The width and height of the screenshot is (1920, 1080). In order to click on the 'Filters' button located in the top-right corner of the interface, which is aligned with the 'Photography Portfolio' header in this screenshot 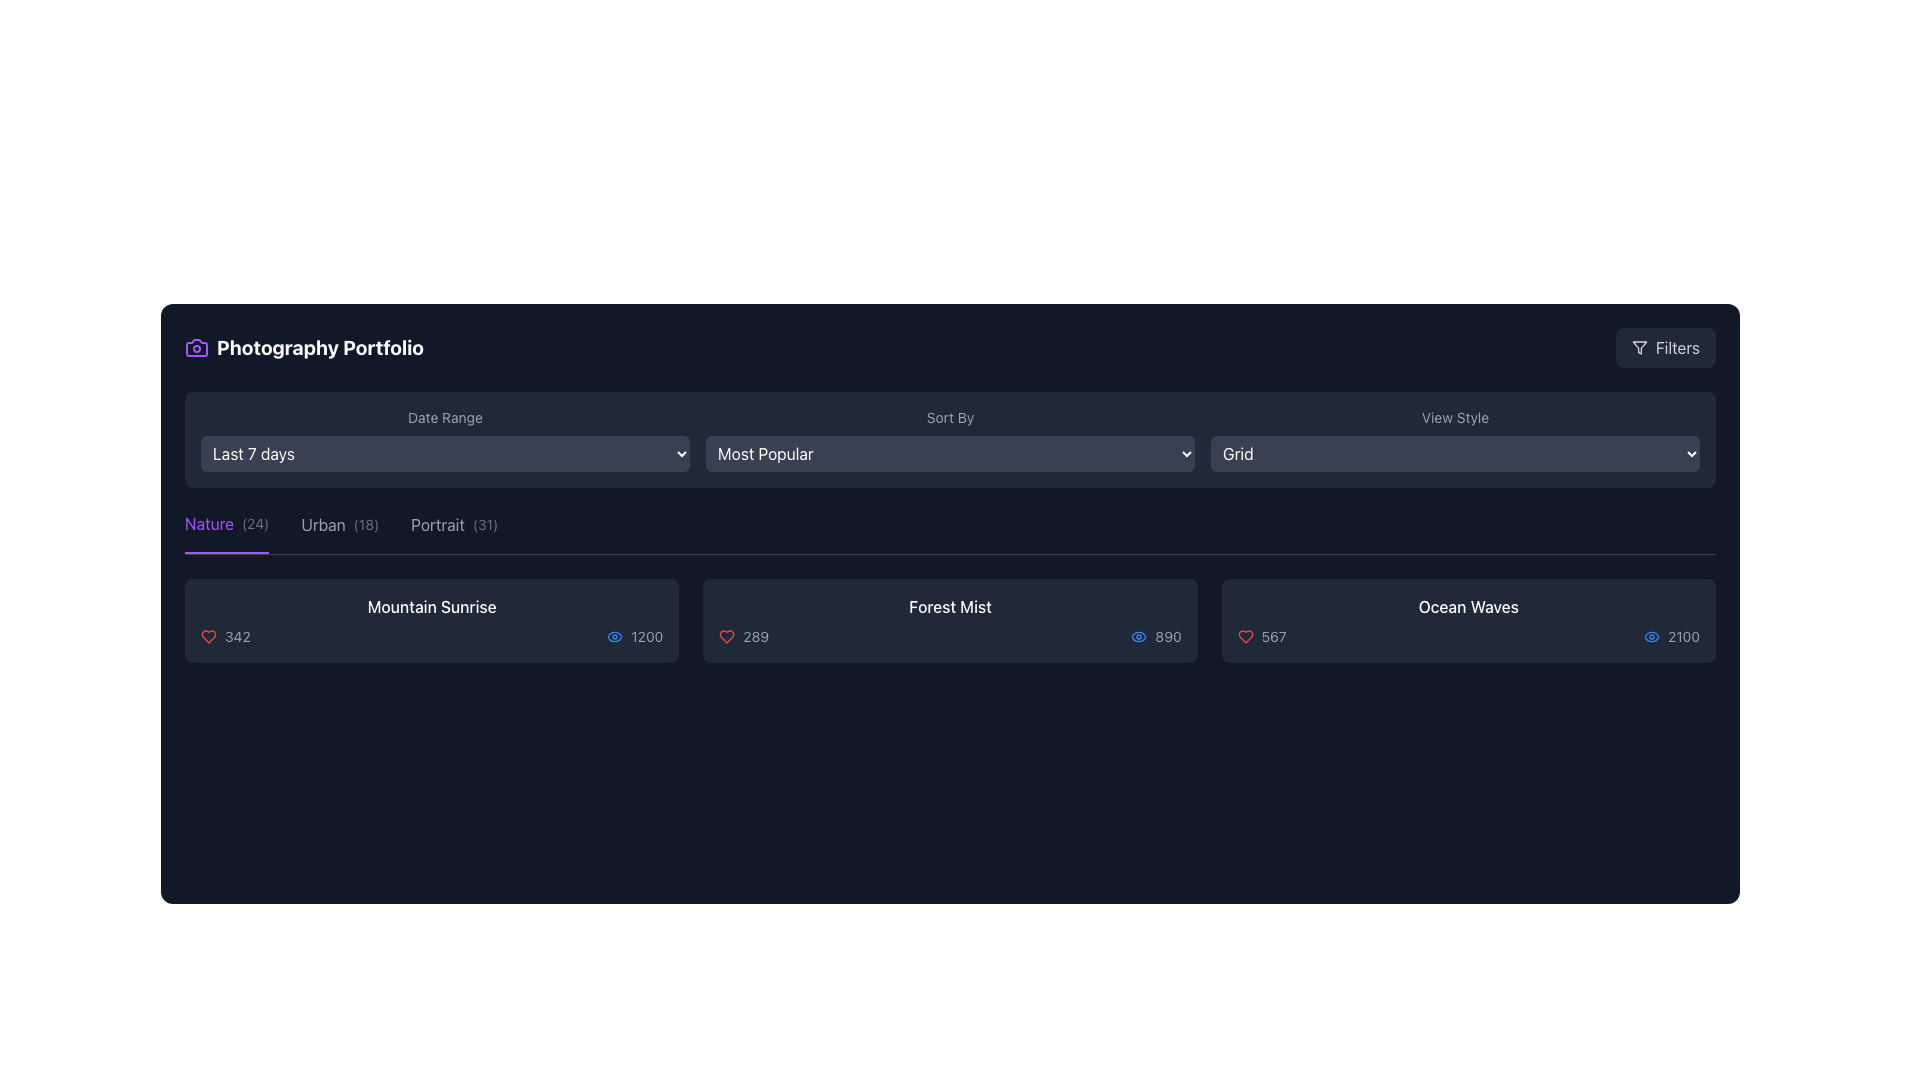, I will do `click(1665, 346)`.